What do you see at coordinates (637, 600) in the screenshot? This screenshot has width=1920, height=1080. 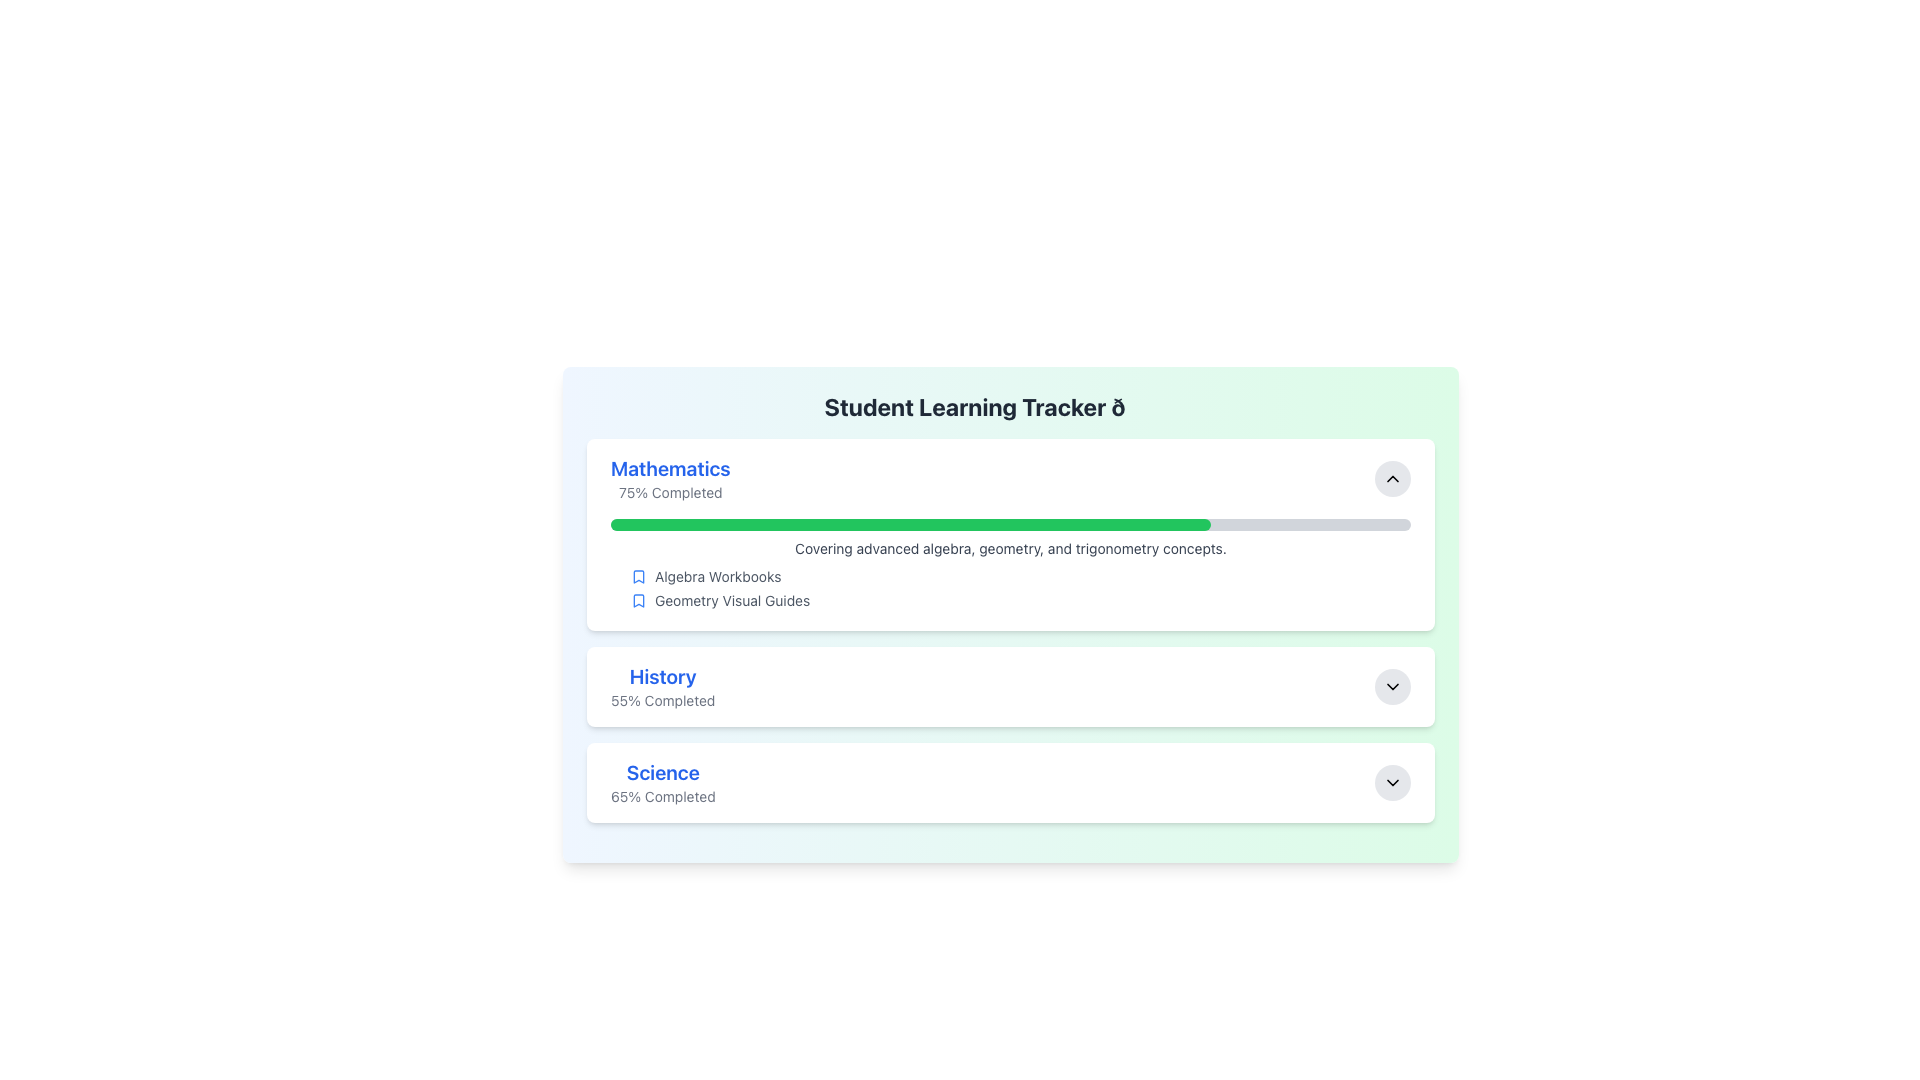 I see `the icon located to the left of the 'Geometry Visual Guides' label in the Mathematics section` at bounding box center [637, 600].